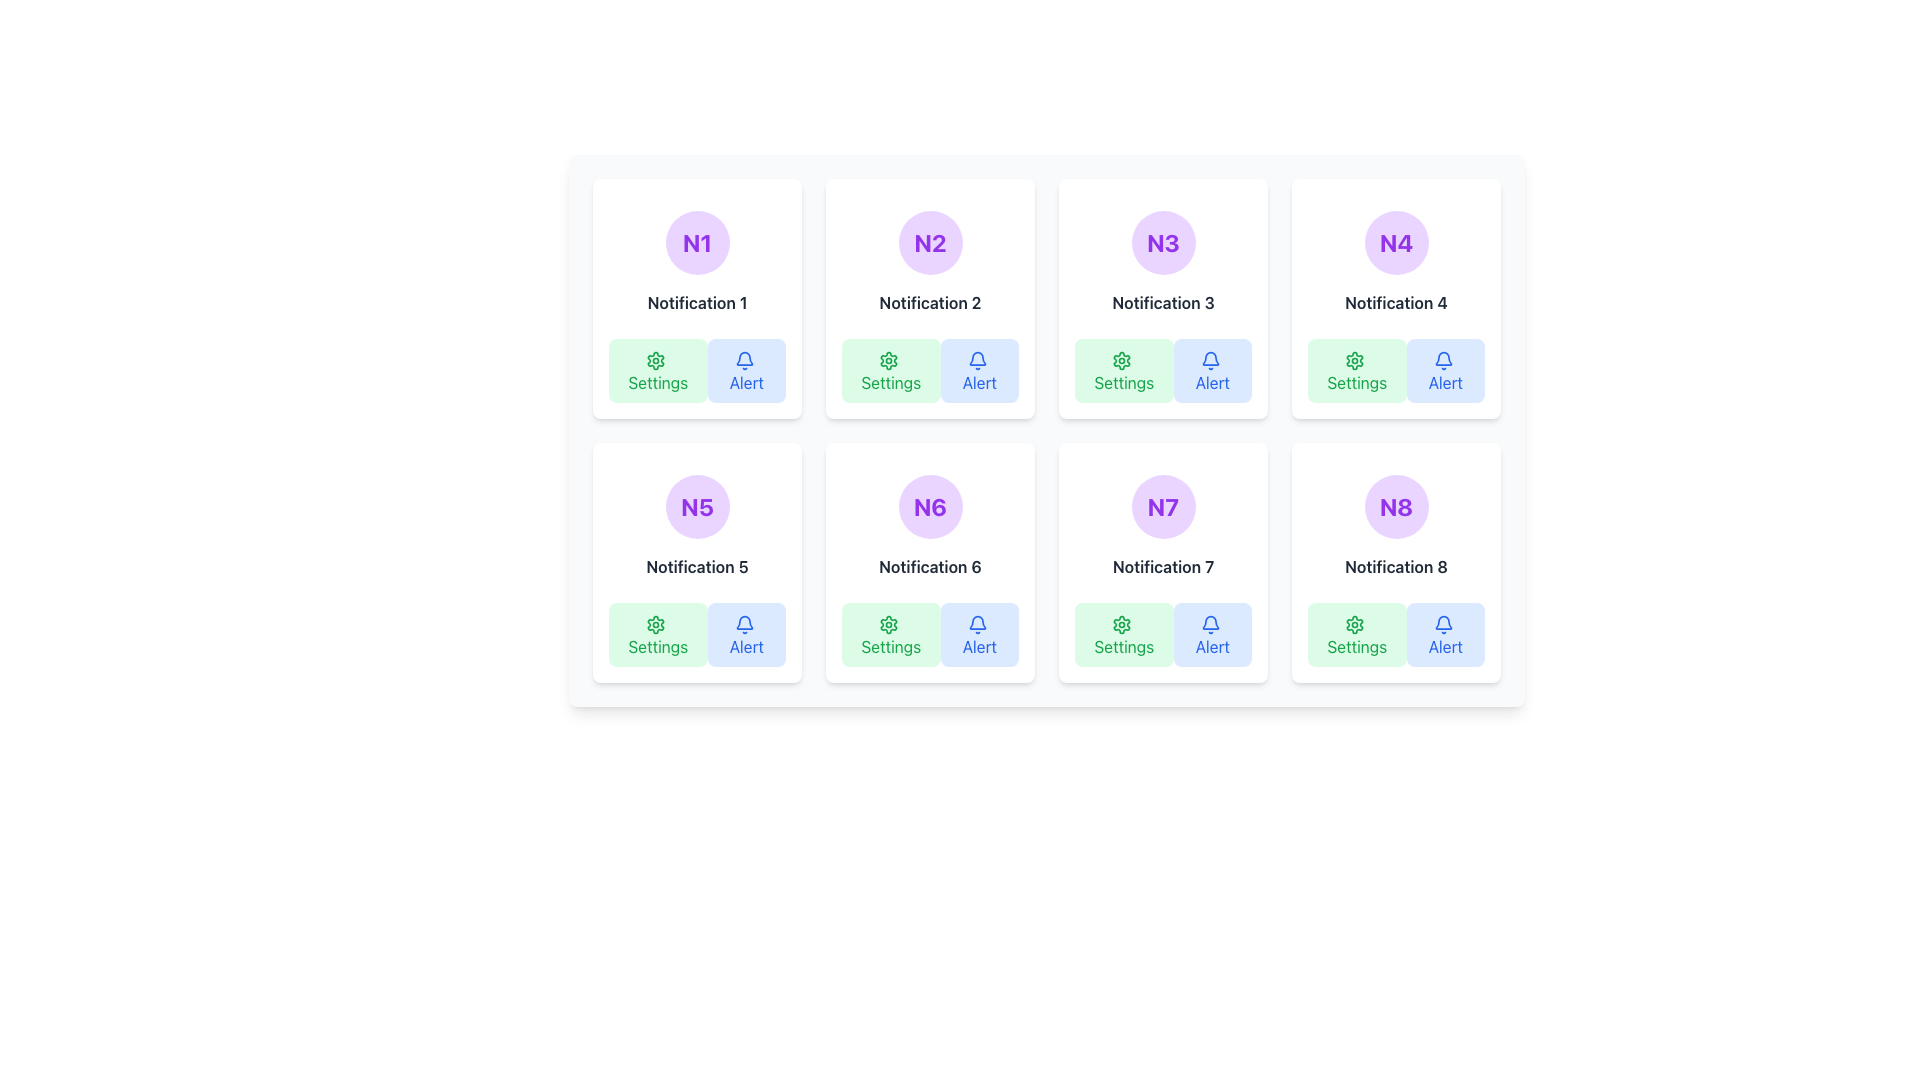  I want to click on the 'Settings' button with a light green background and gear icon located in the lower-left corner of the 'N8 Notification 8' card, so click(1357, 635).